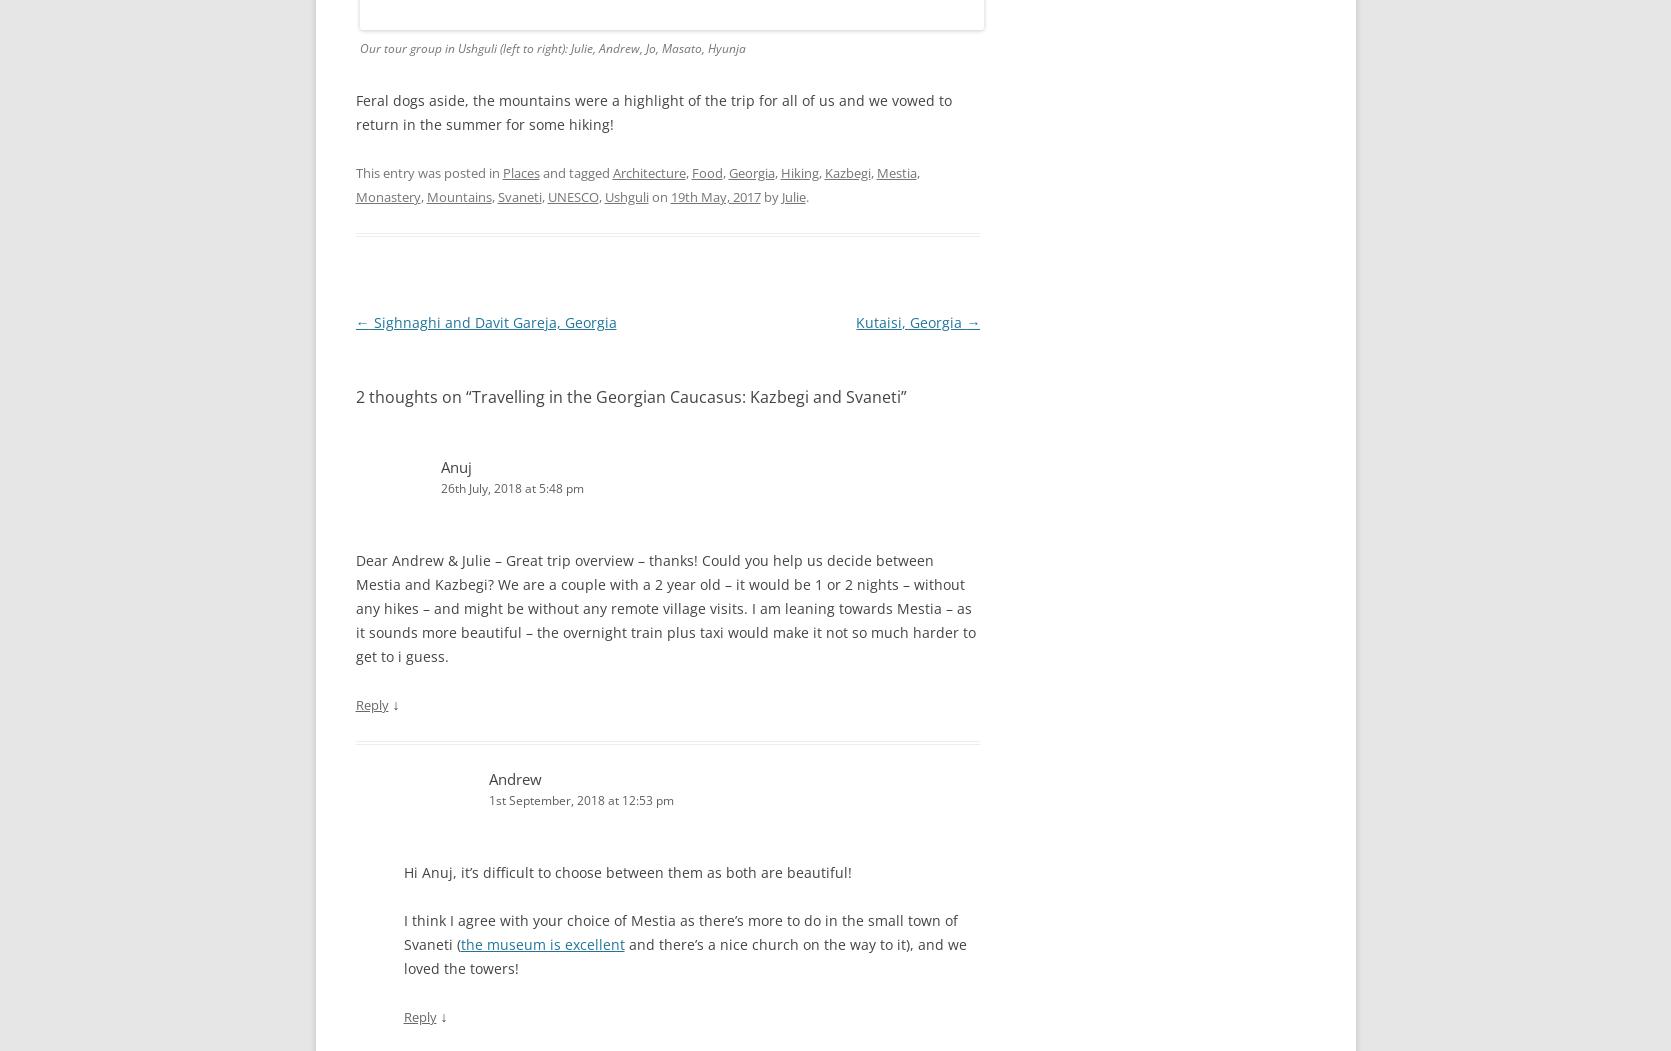 The width and height of the screenshot is (1671, 1051). What do you see at coordinates (518, 196) in the screenshot?
I see `'Svaneti'` at bounding box center [518, 196].